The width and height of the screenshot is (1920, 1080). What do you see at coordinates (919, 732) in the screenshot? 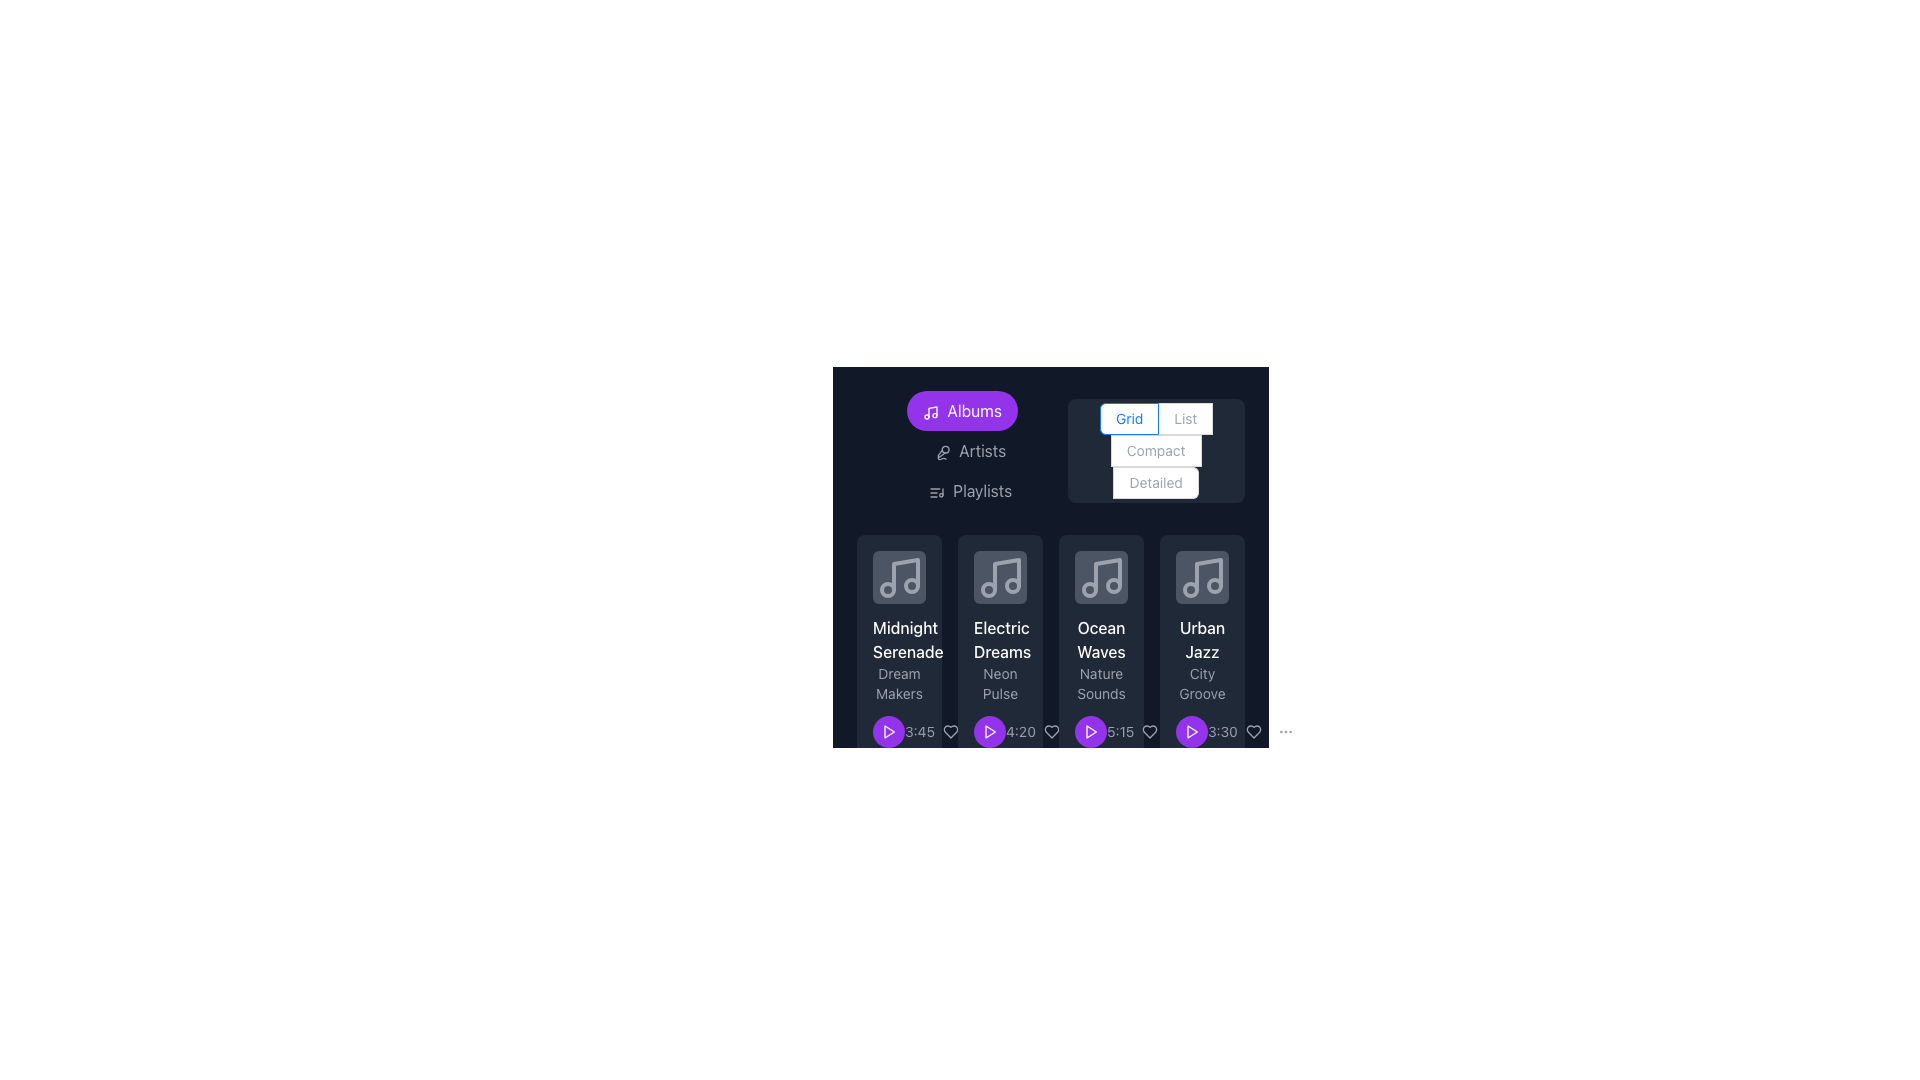
I see `the gray text label displaying '3:45', which is located below the 'Midnight Serenade' album thumbnail, to the right of the play button and to the left of the heart-shaped like button` at bounding box center [919, 732].